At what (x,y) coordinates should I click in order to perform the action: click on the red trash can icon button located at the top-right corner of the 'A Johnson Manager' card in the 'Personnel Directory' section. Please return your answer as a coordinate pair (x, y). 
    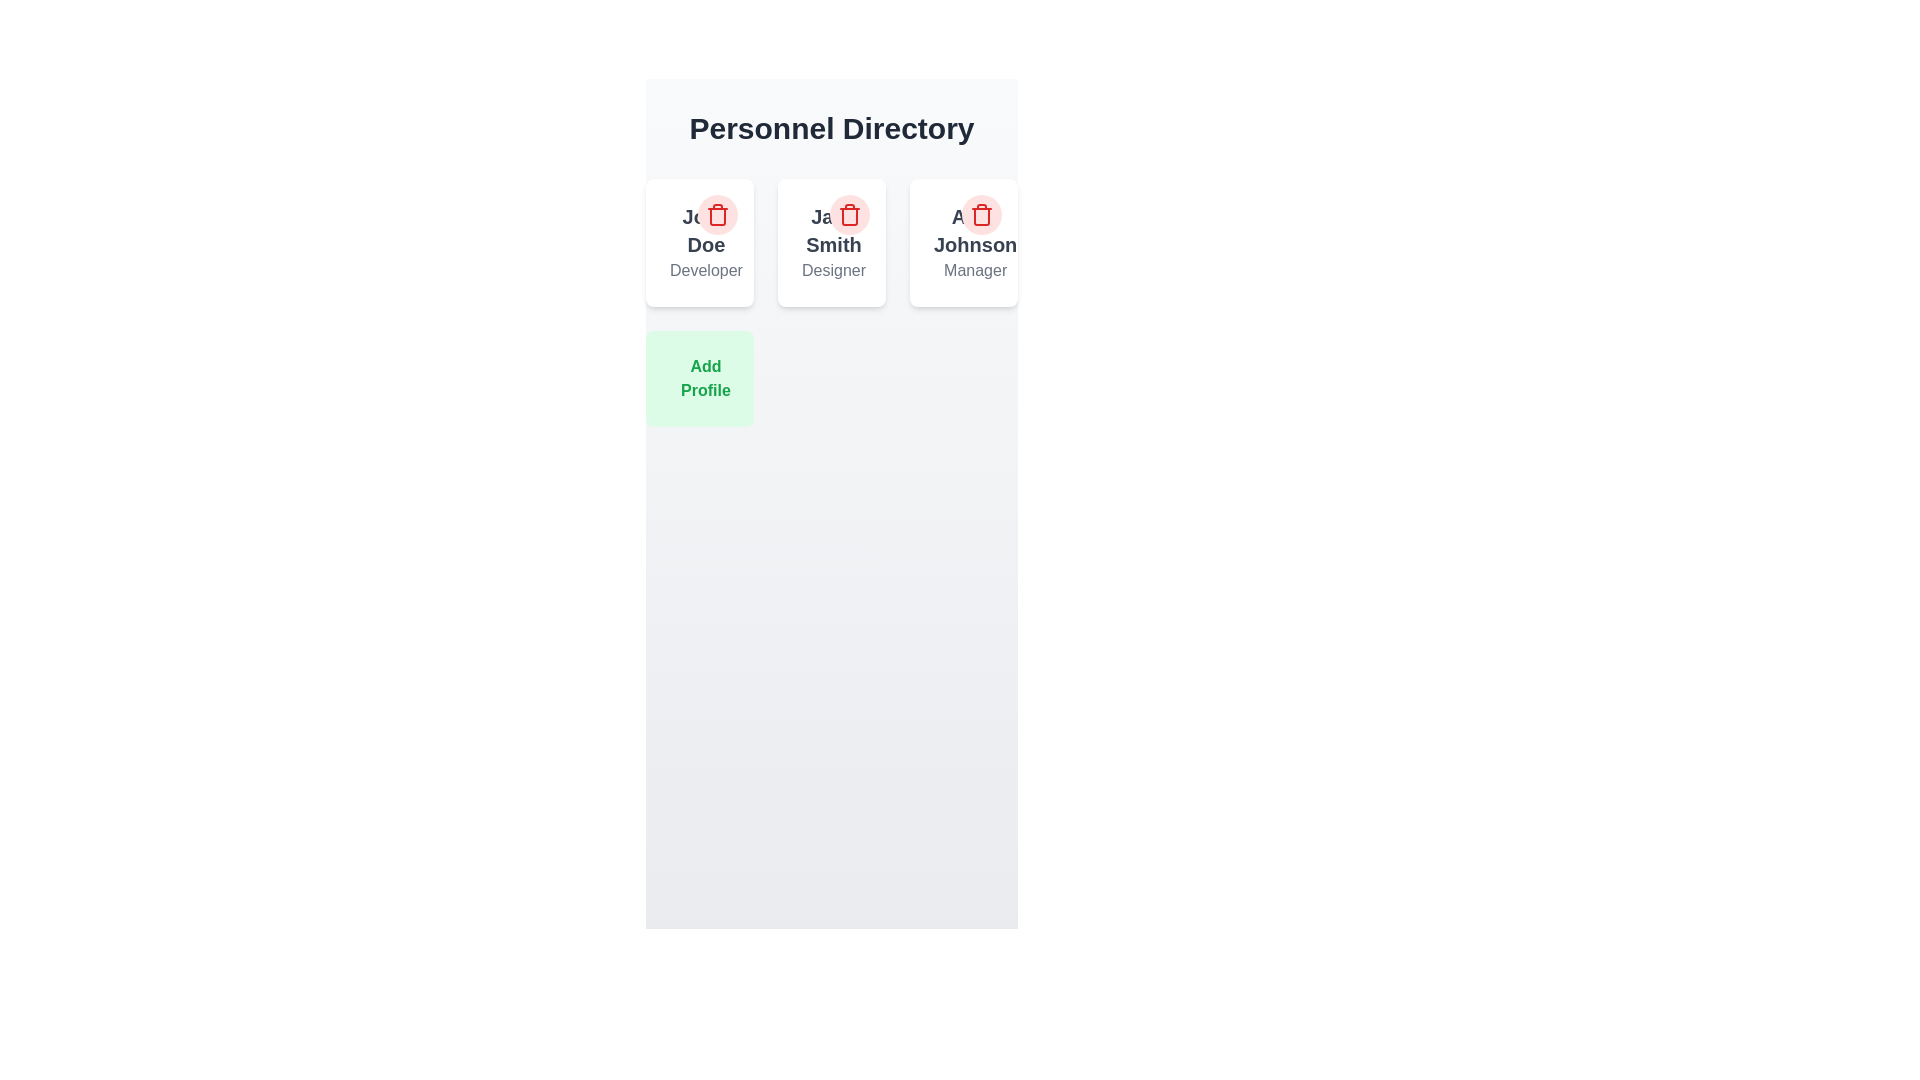
    Looking at the image, I should click on (982, 215).